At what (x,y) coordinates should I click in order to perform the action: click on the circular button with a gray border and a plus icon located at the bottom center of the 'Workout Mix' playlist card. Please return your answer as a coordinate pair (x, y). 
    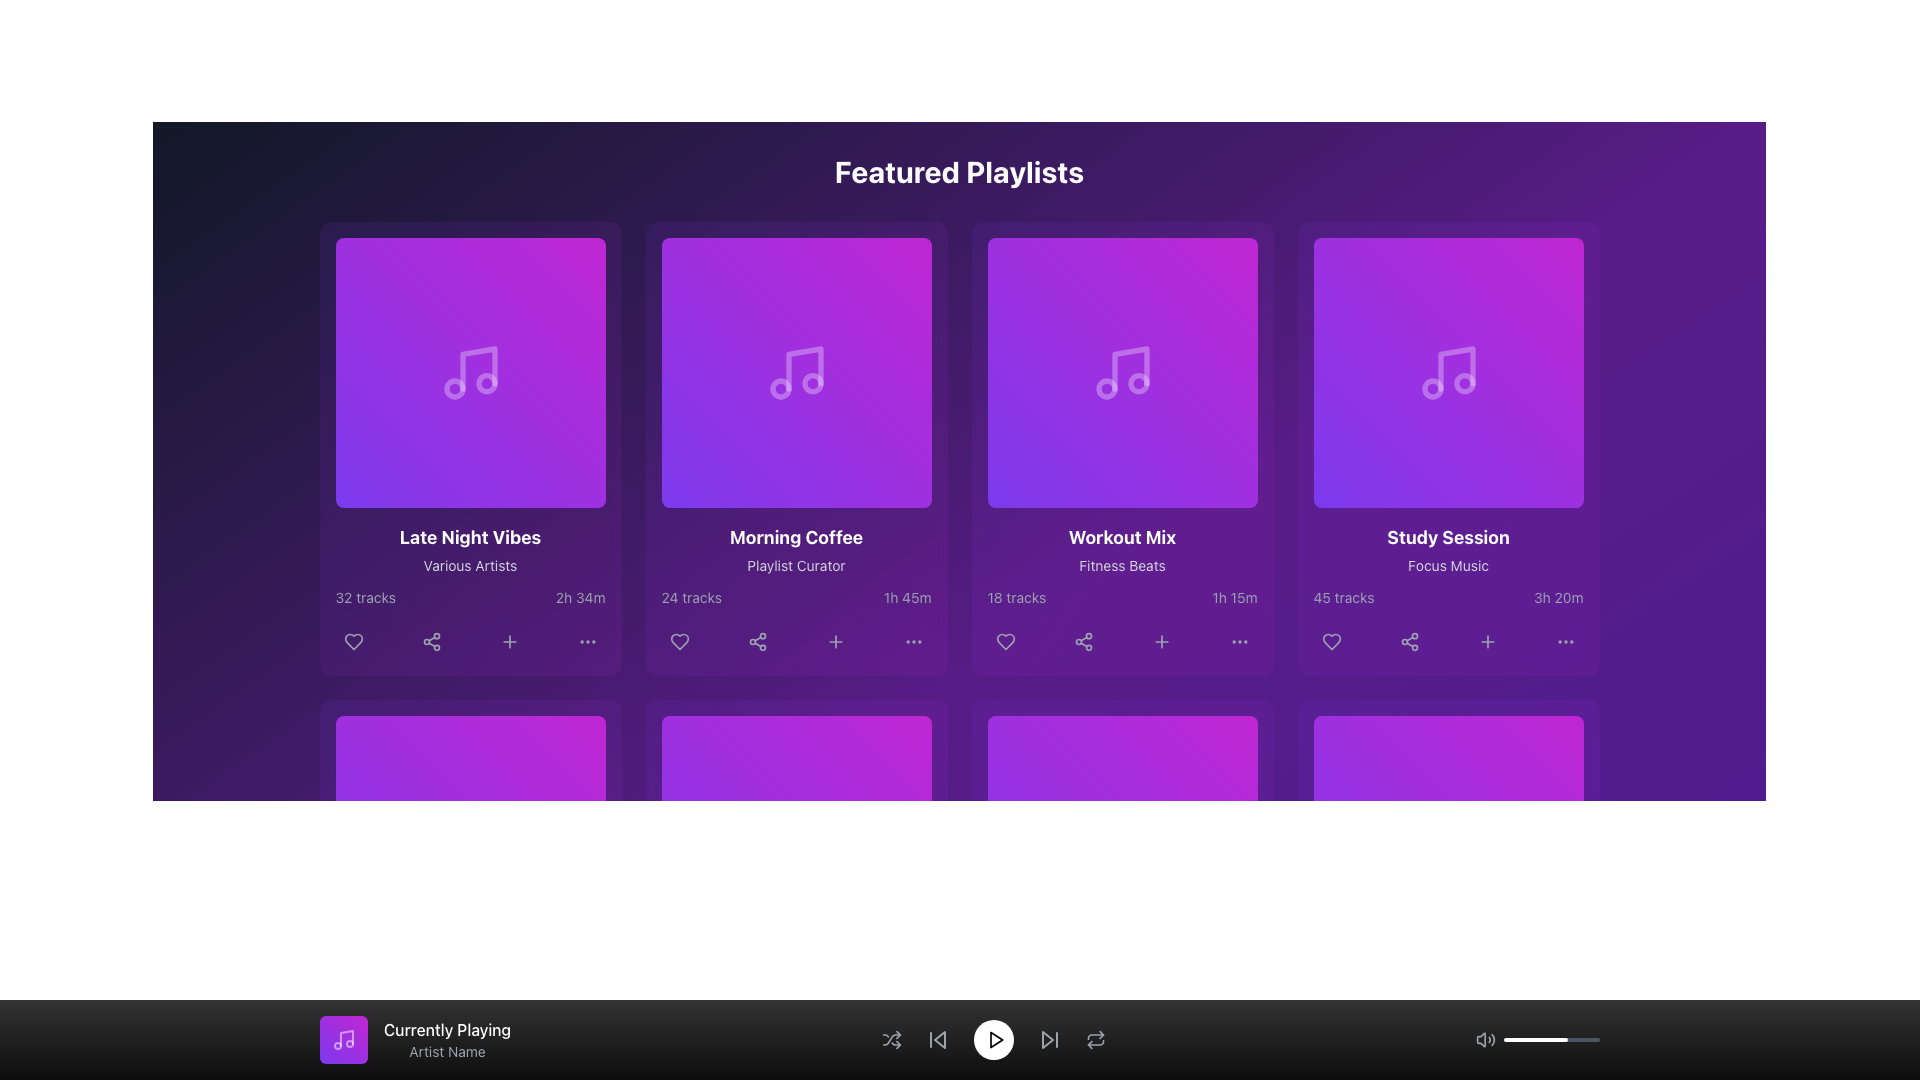
    Looking at the image, I should click on (1161, 641).